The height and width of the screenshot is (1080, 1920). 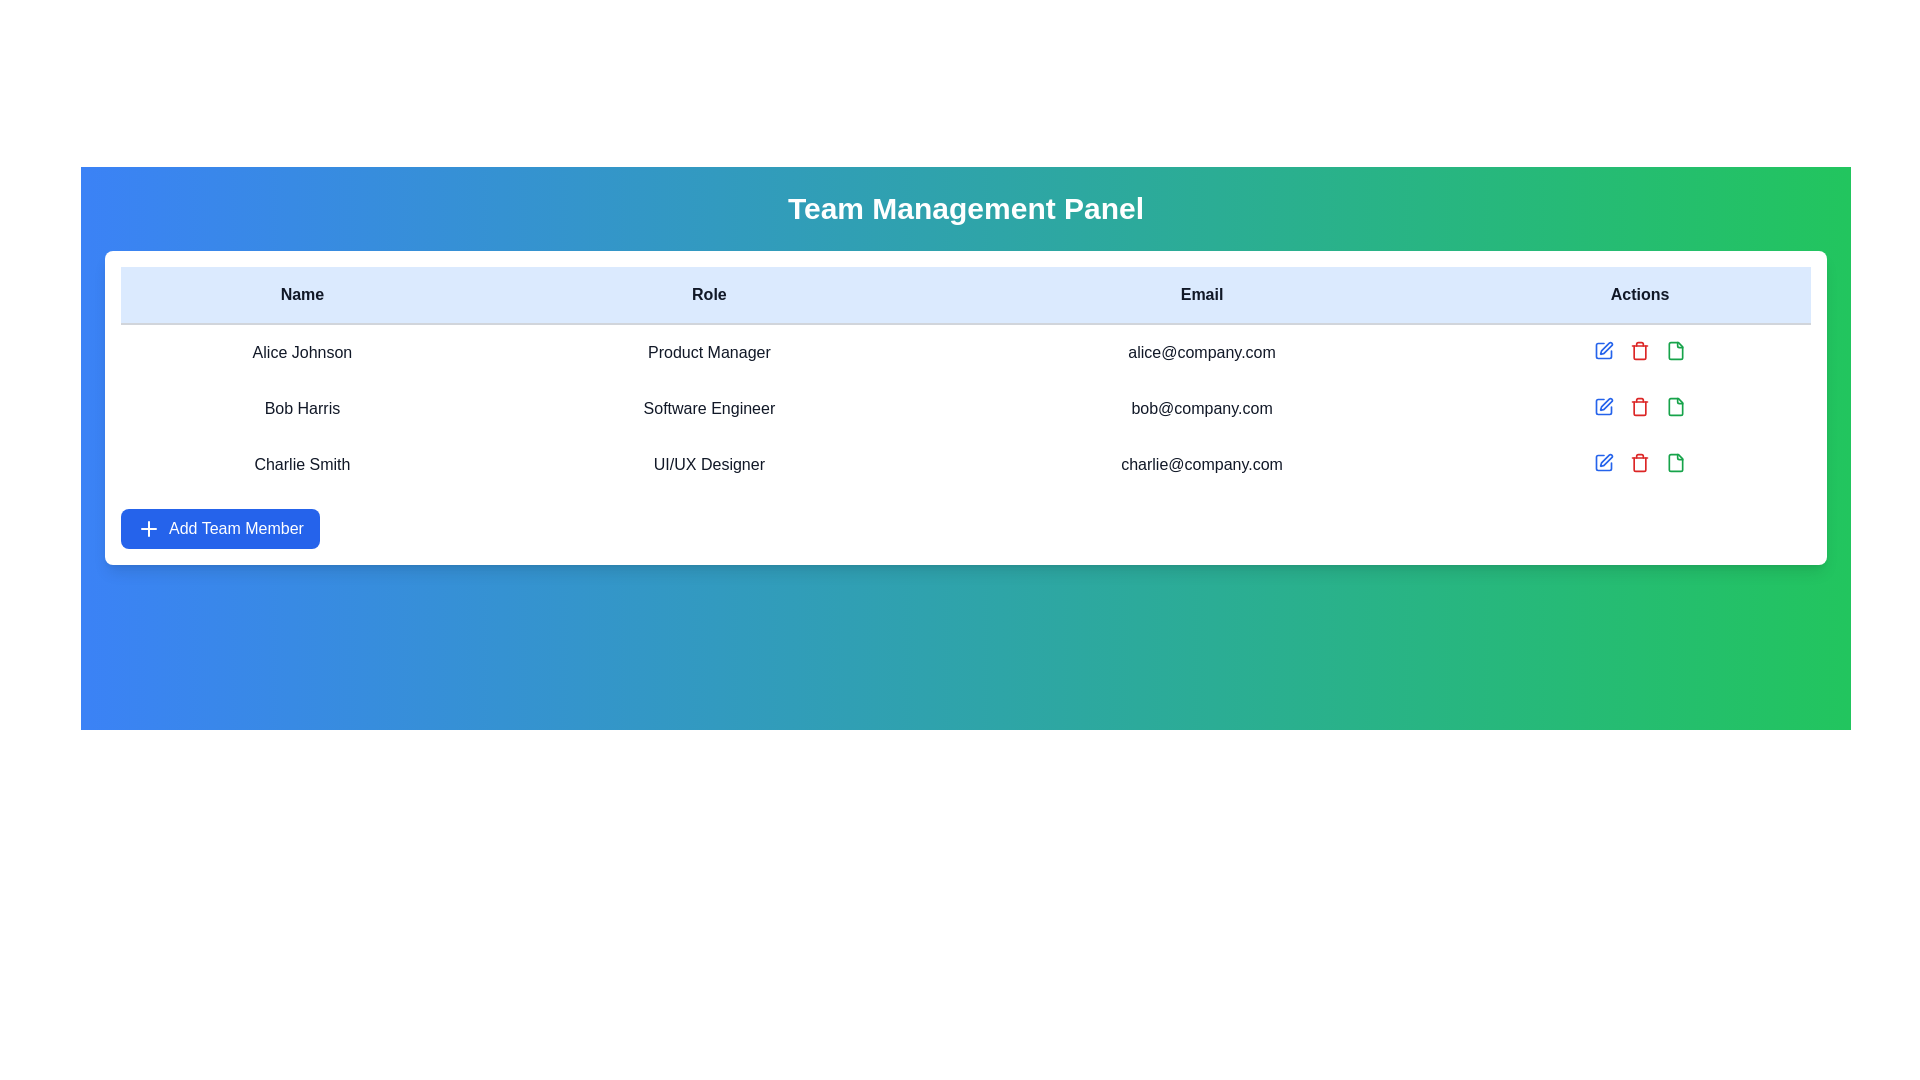 What do you see at coordinates (1201, 295) in the screenshot?
I see `the Table Header Cell containing the text 'Email', which is the third column header in a light blue background within the table header row` at bounding box center [1201, 295].